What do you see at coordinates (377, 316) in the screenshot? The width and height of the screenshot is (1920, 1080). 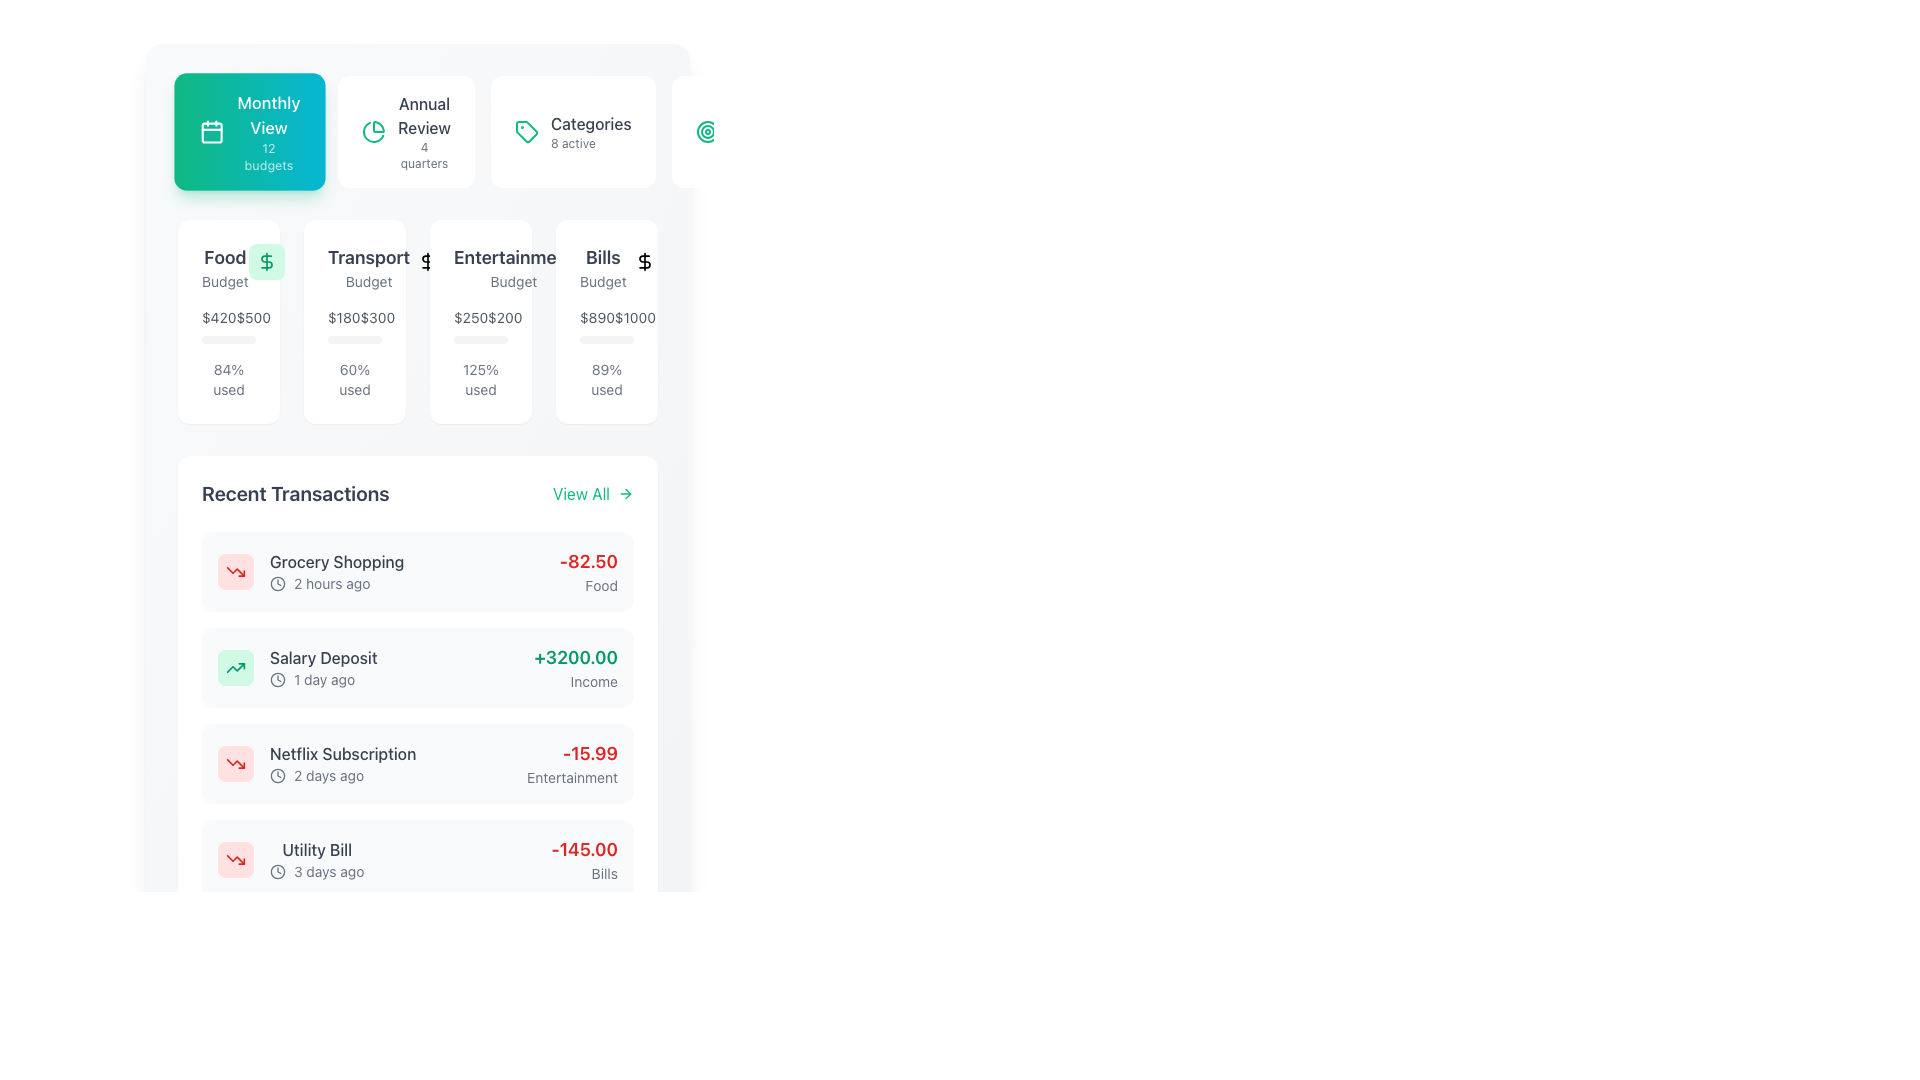 I see `the static text label displaying the maximum budget amount for the 'Transport' category, located in the budget information box below the 'Monthly View' tab` at bounding box center [377, 316].